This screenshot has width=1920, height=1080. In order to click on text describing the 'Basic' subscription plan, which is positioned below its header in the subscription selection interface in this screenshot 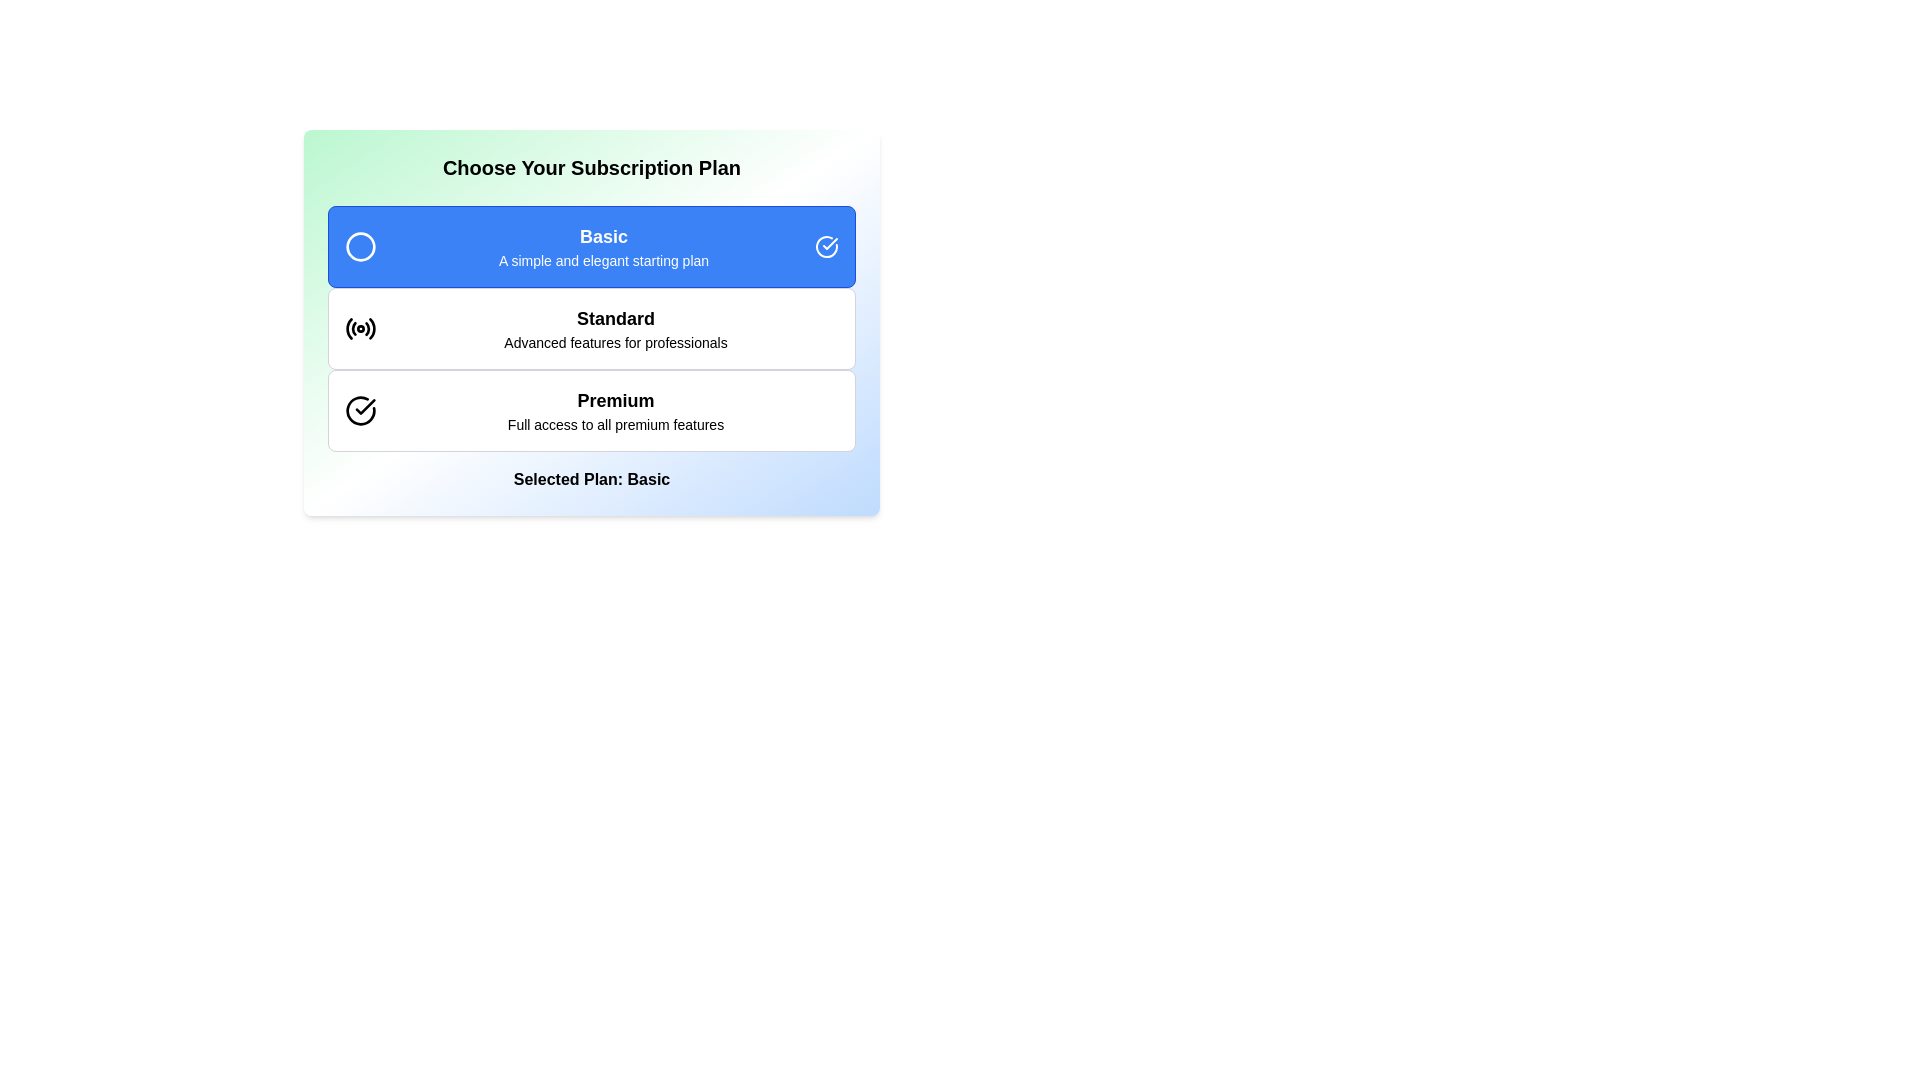, I will do `click(603, 260)`.